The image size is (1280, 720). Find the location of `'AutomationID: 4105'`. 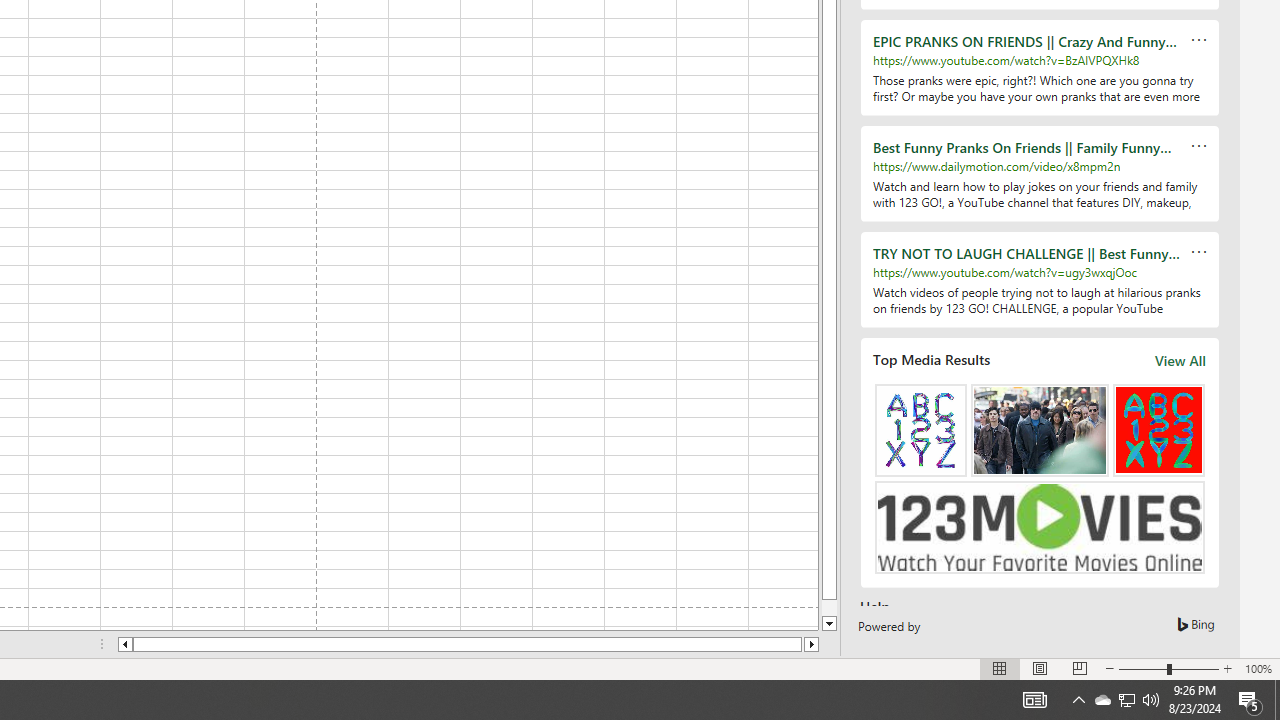

'AutomationID: 4105' is located at coordinates (1034, 698).